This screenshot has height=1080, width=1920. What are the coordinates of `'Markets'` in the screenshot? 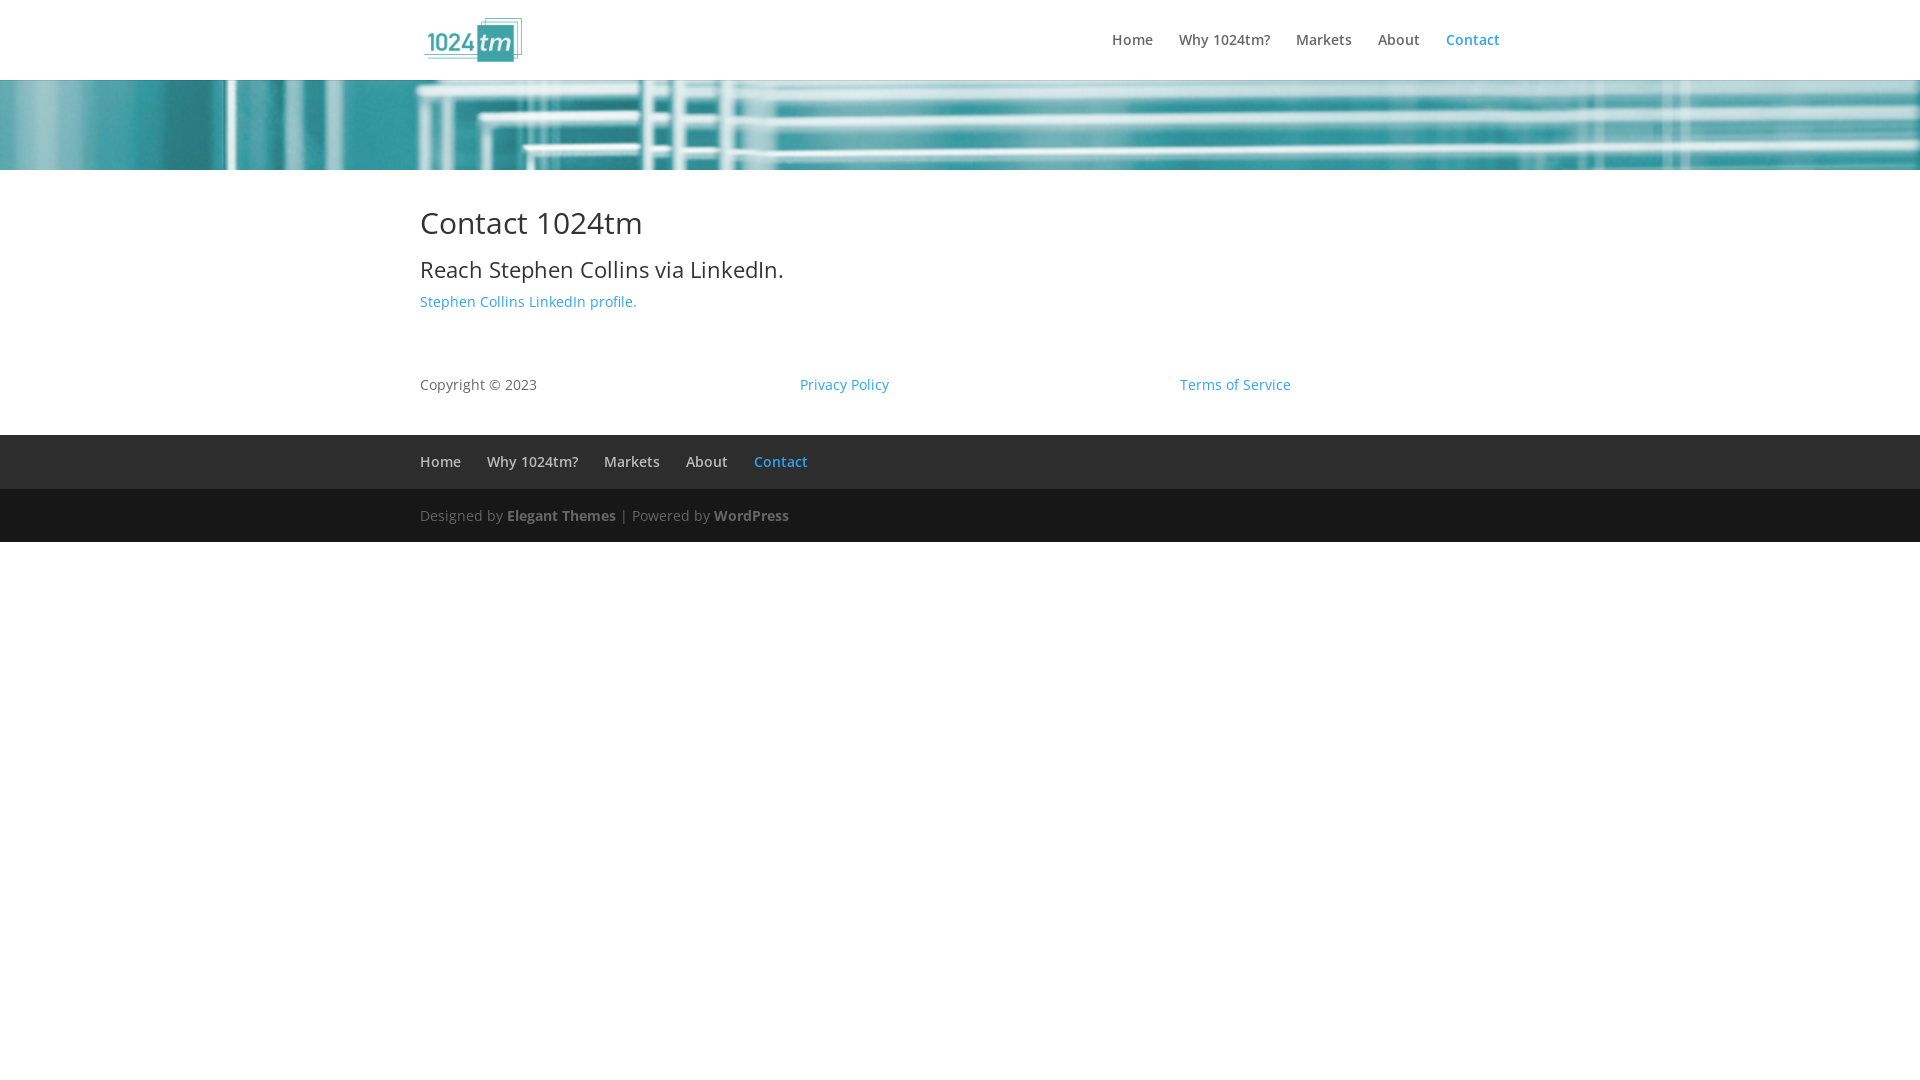 It's located at (631, 461).